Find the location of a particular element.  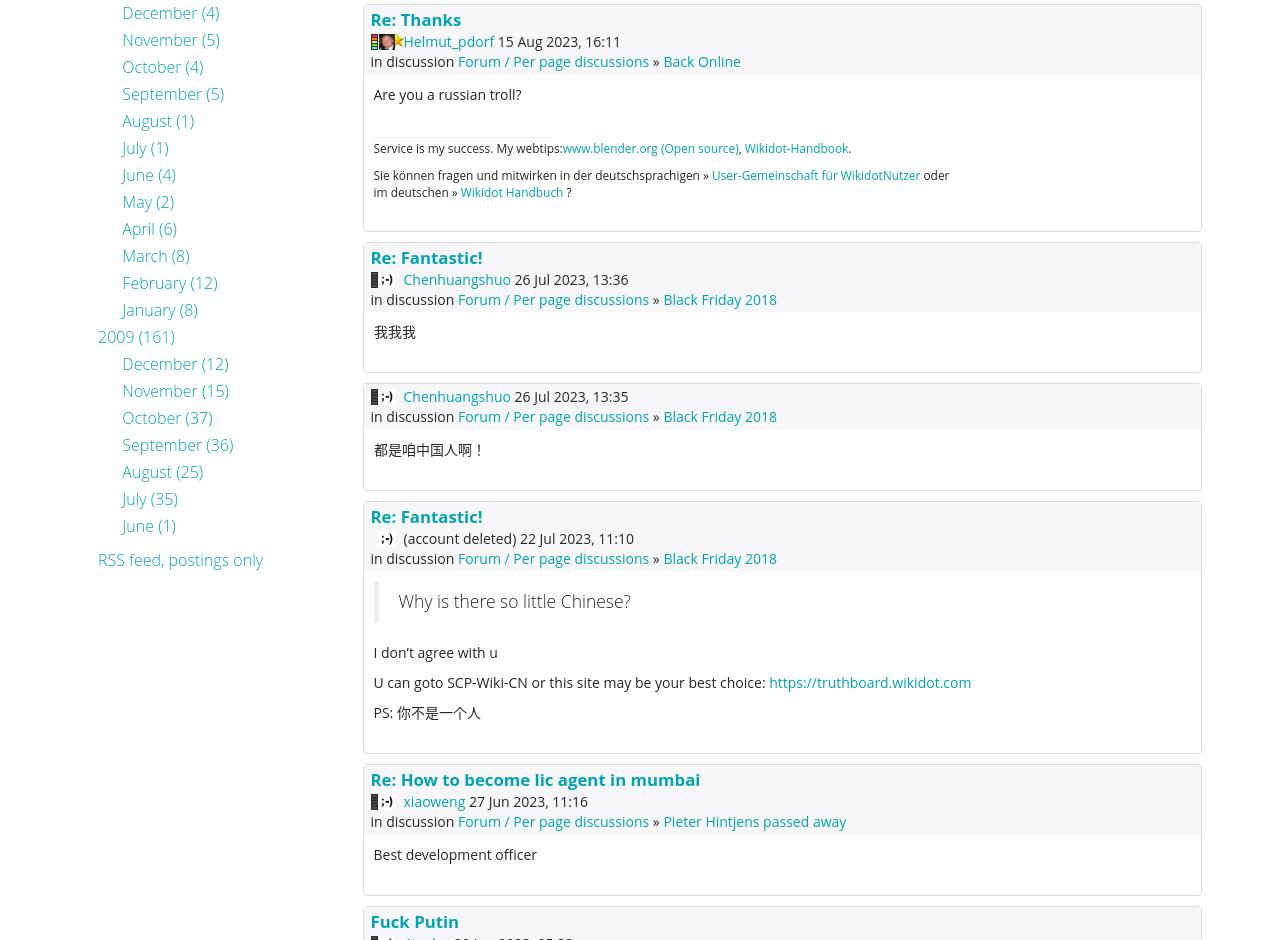

'15 Aug 2023, 16:11' is located at coordinates (558, 39).